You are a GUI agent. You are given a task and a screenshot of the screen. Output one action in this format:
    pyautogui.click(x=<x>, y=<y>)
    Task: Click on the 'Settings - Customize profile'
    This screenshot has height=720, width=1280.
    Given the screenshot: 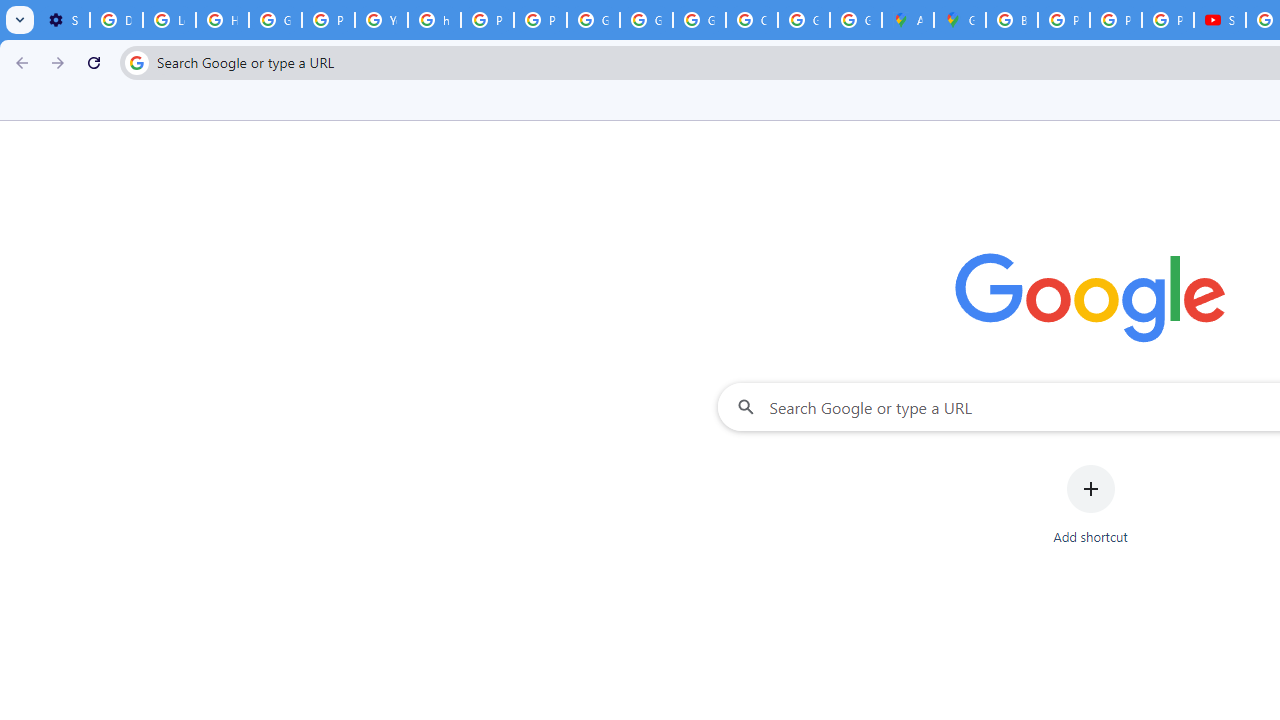 What is the action you would take?
    pyautogui.click(x=63, y=20)
    